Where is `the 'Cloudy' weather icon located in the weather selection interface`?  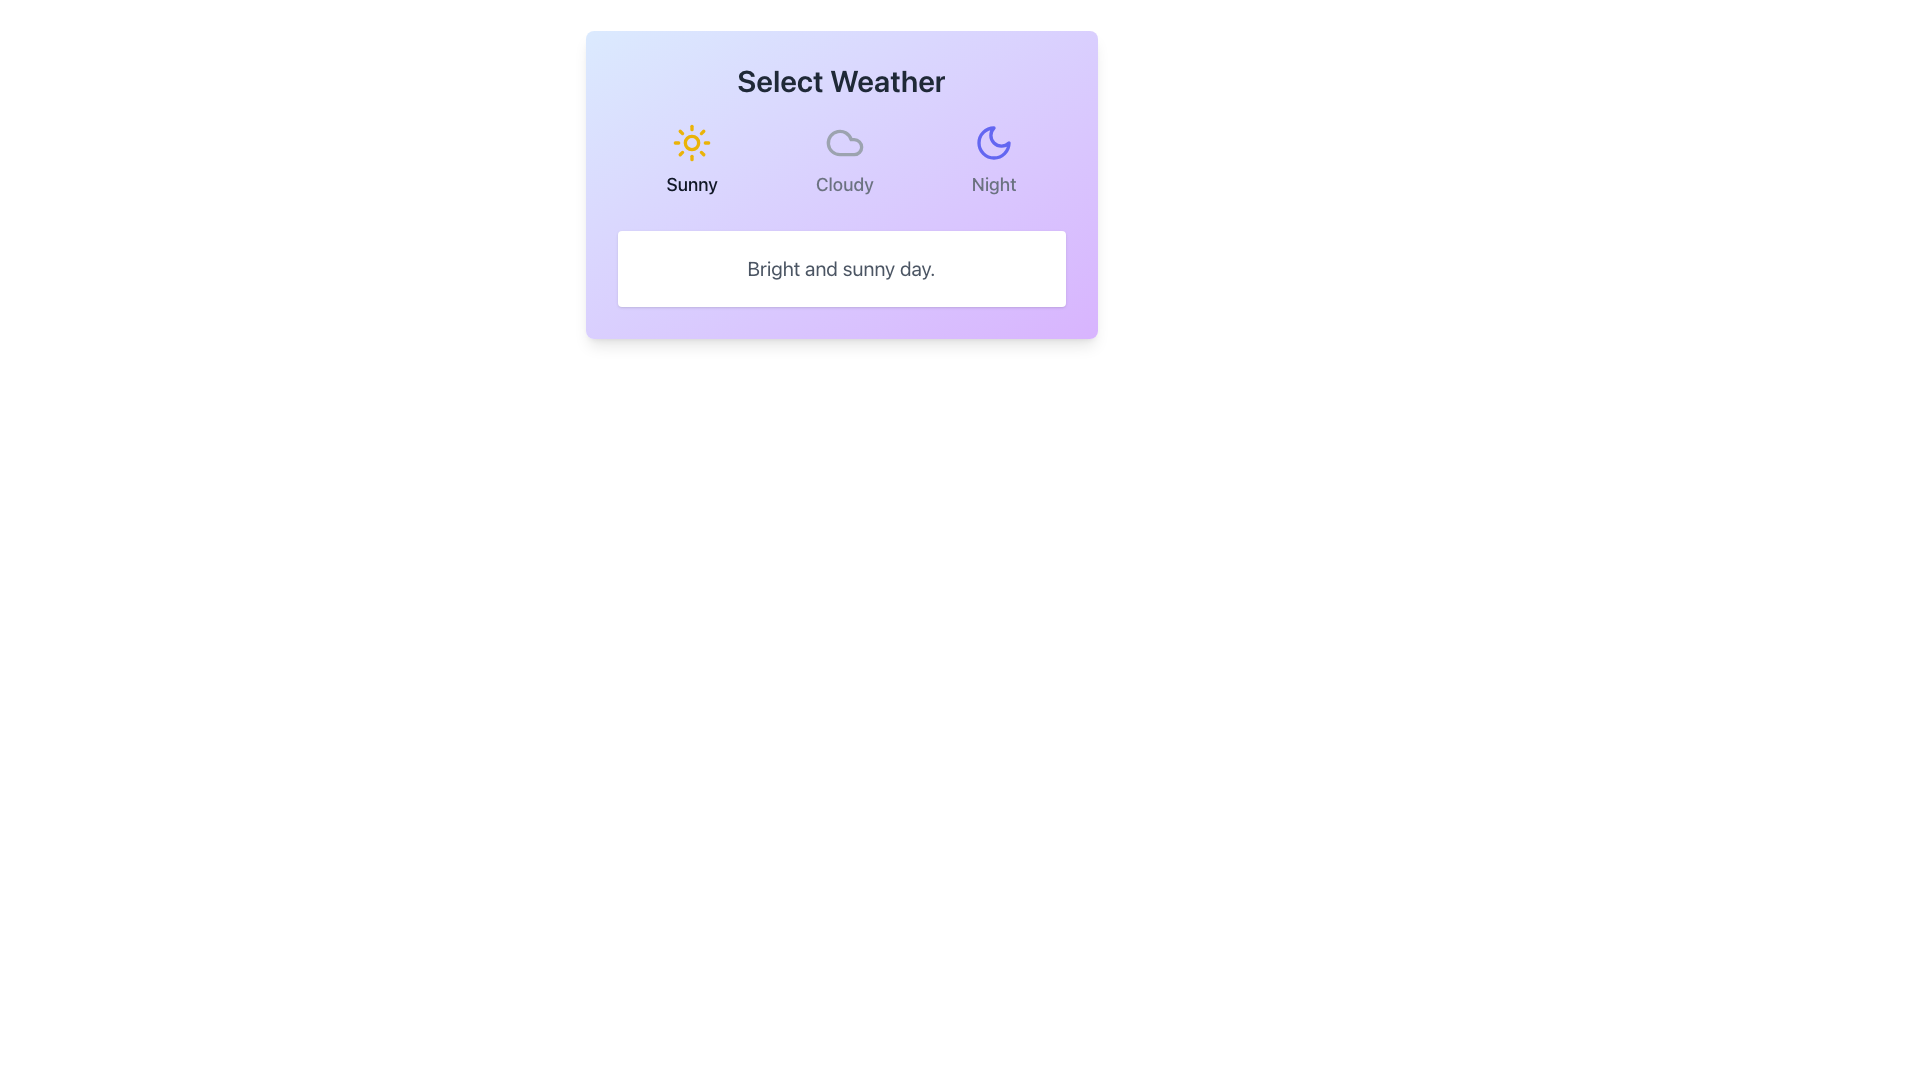
the 'Cloudy' weather icon located in the weather selection interface is located at coordinates (844, 141).